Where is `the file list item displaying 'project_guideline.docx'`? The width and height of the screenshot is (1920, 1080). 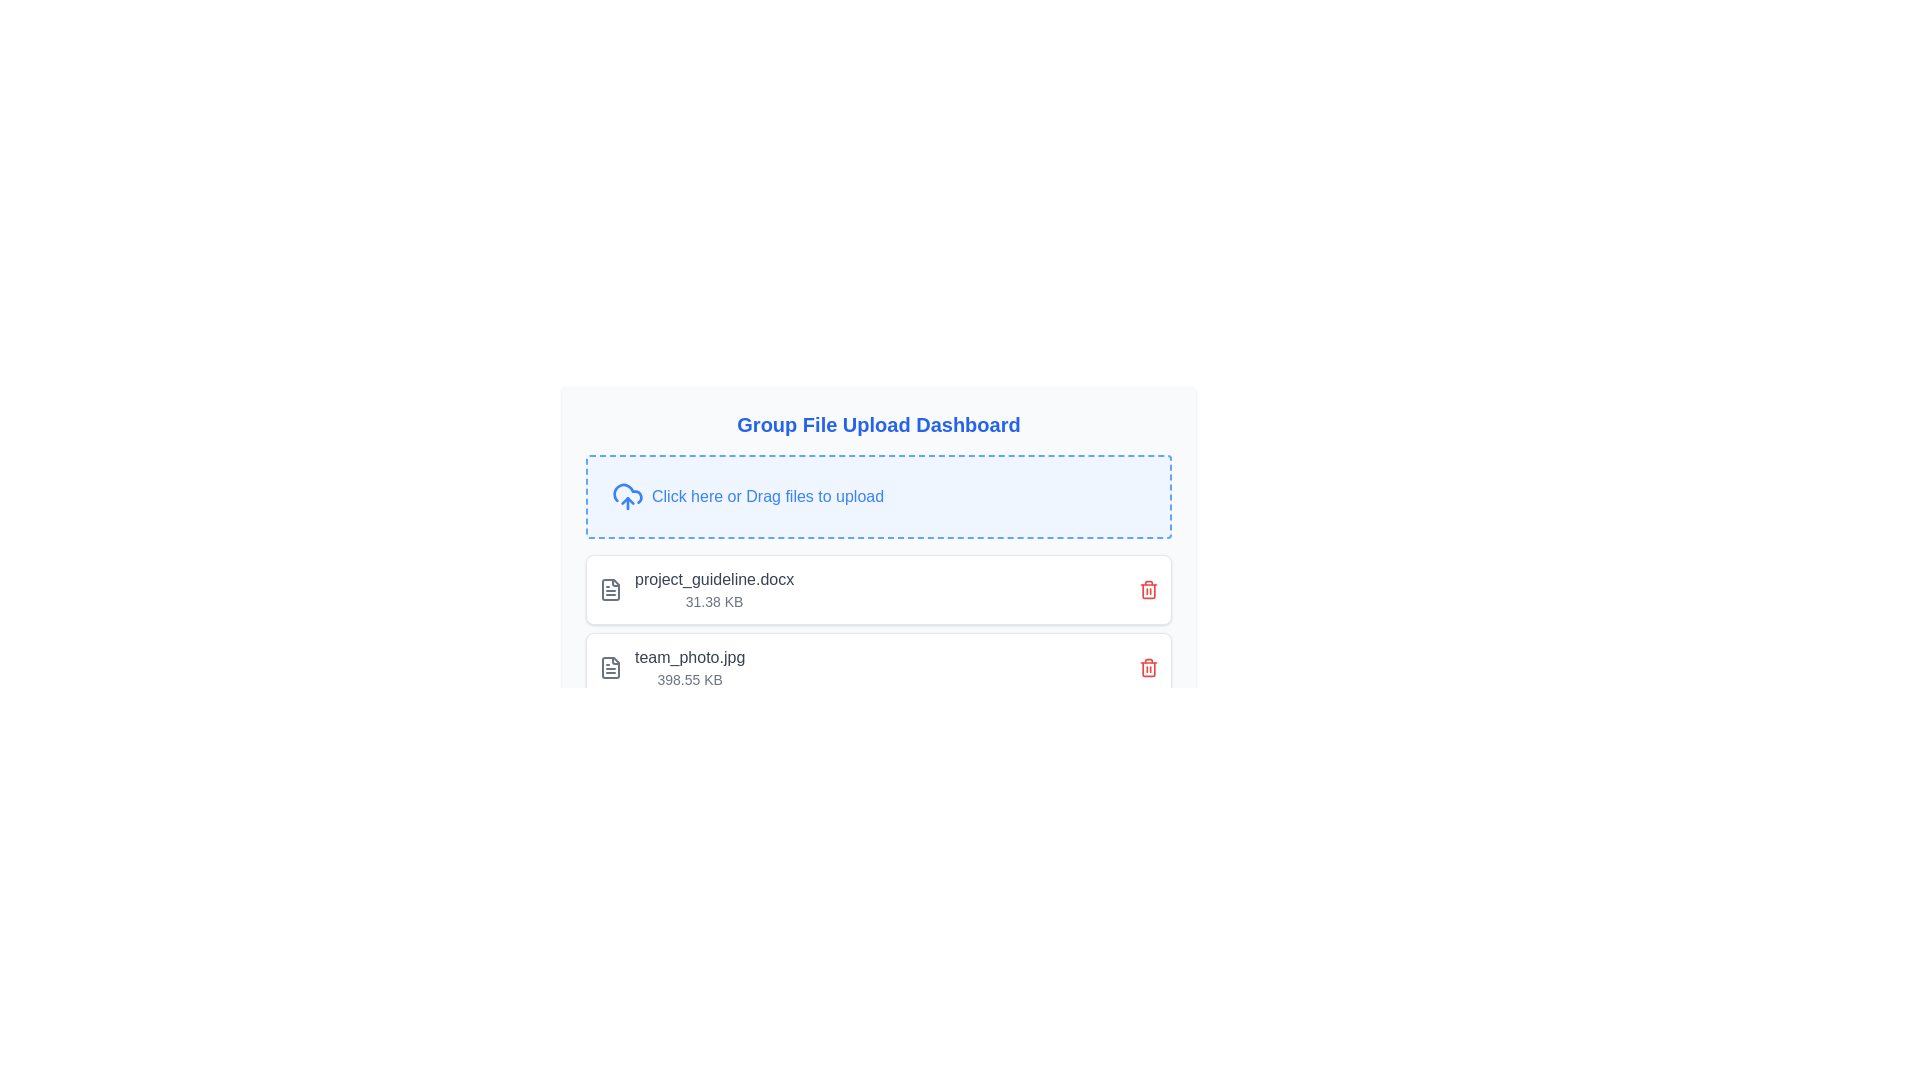
the file list item displaying 'project_guideline.docx' is located at coordinates (696, 589).